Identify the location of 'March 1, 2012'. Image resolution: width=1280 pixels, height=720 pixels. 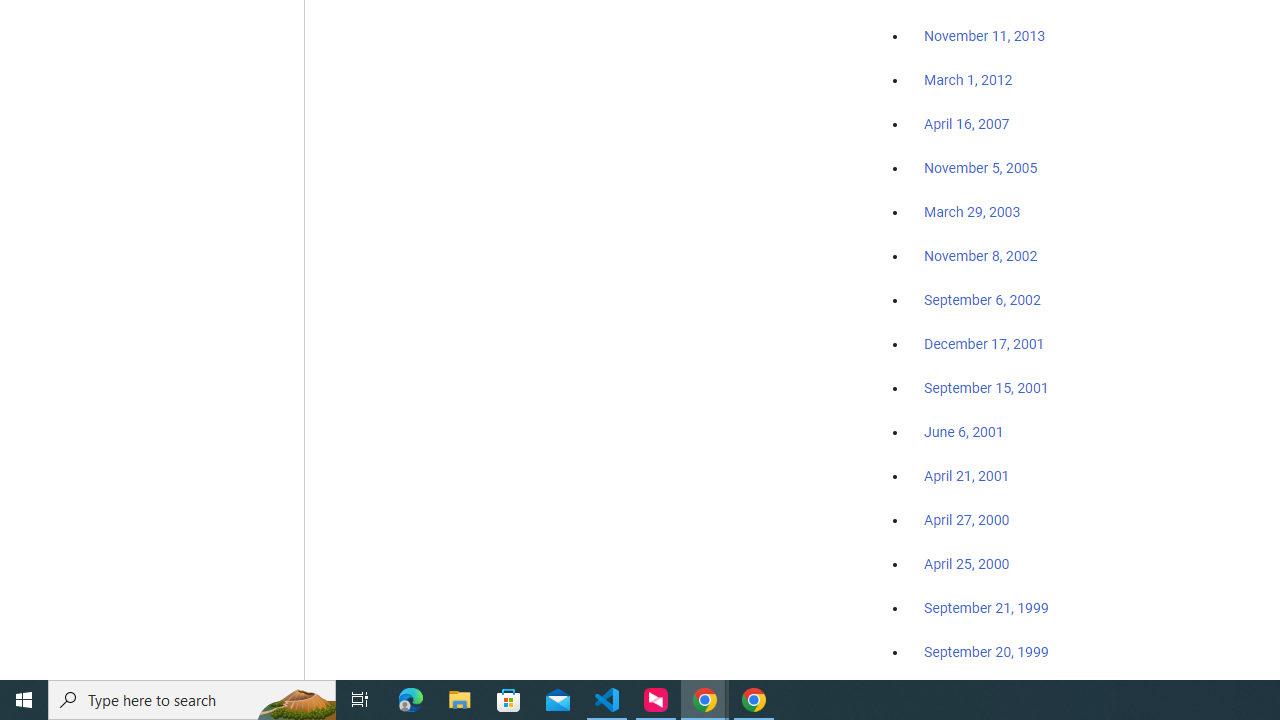
(968, 80).